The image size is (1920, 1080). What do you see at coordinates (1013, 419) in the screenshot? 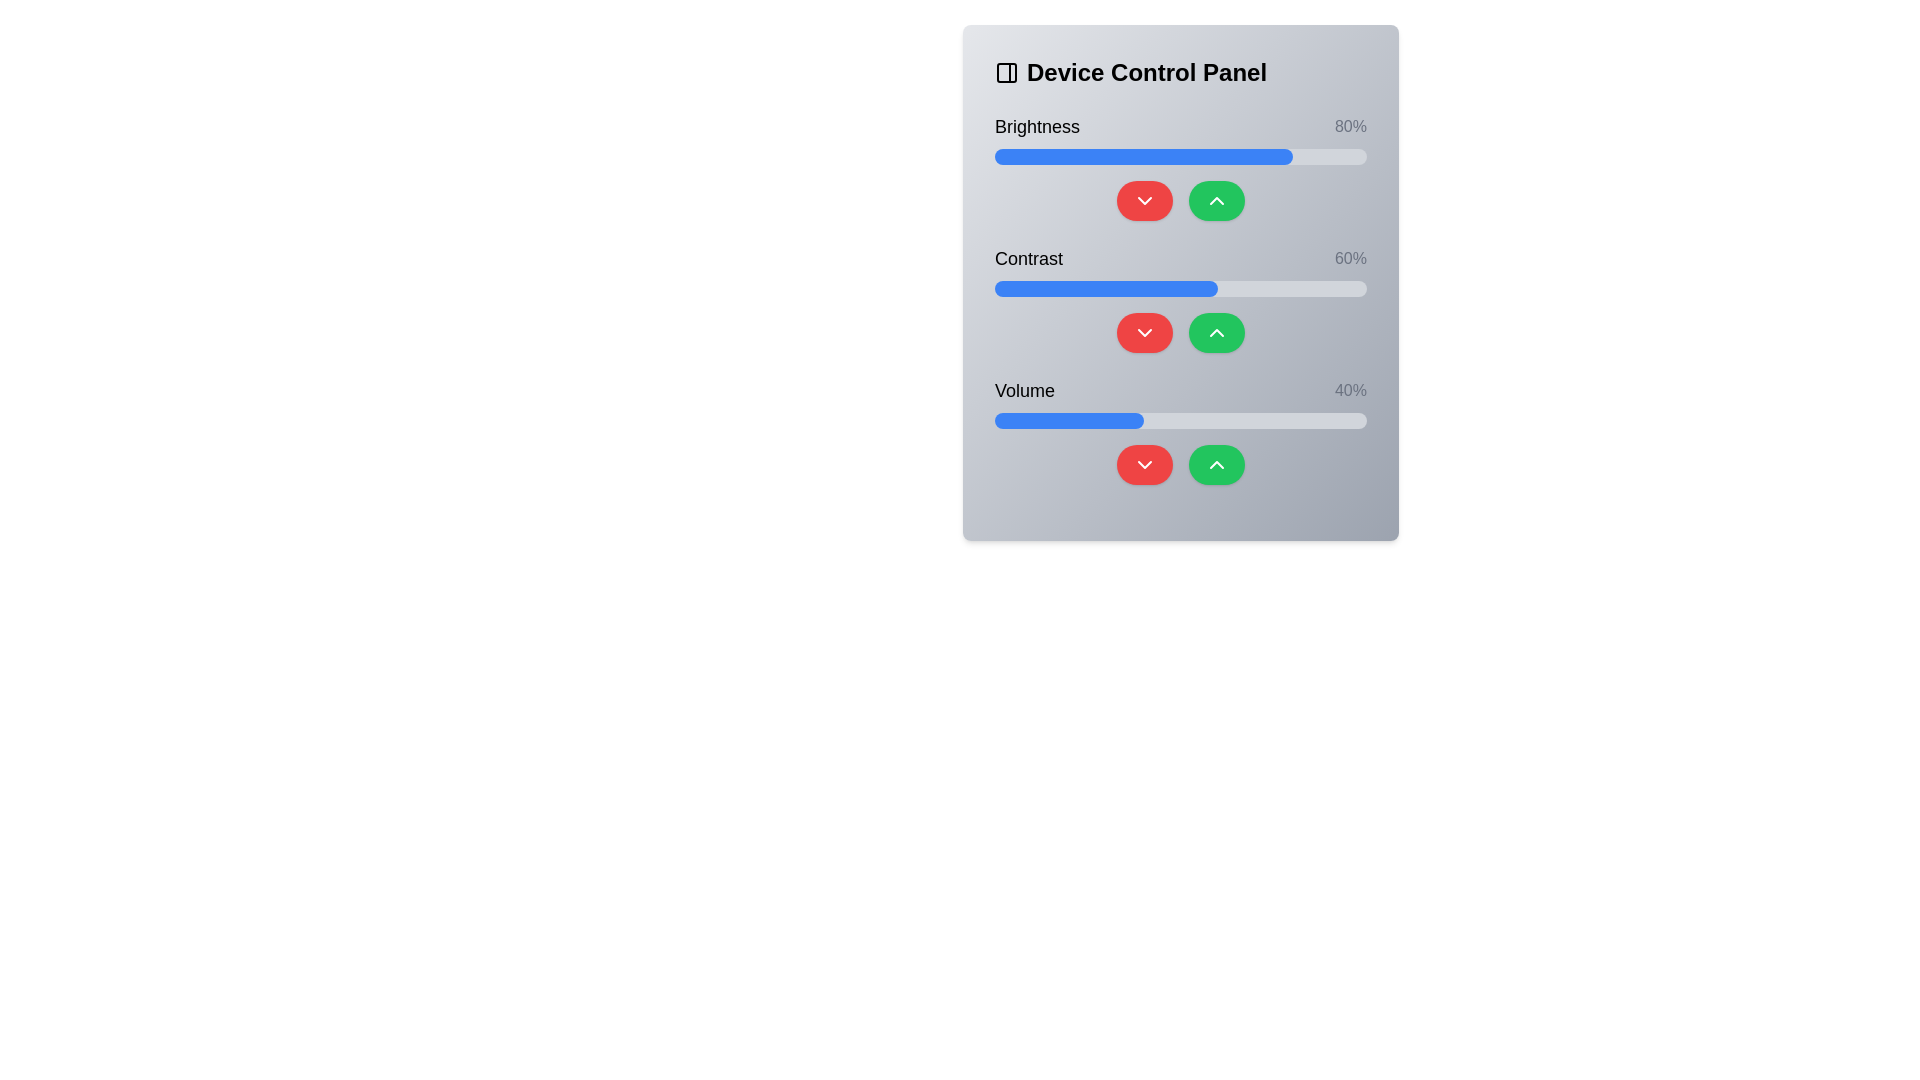
I see `the progress of the slider` at bounding box center [1013, 419].